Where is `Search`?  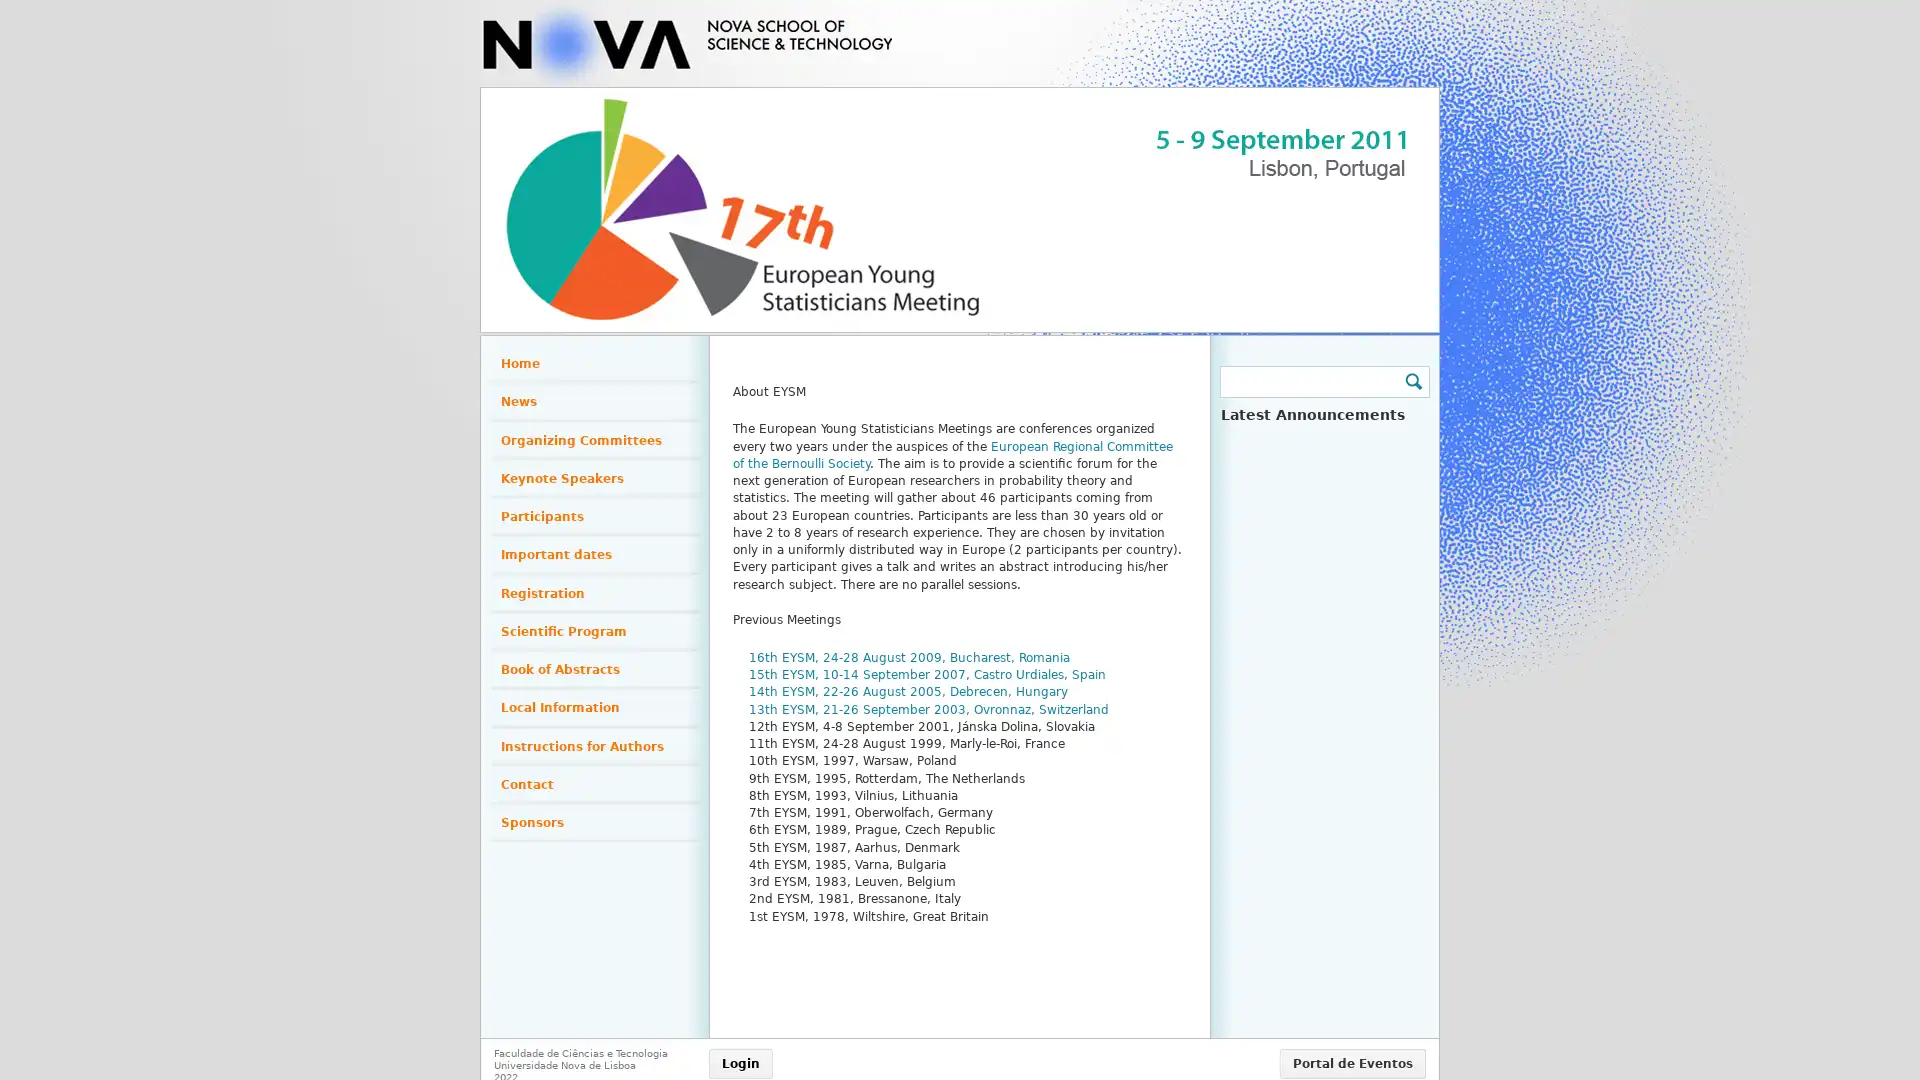
Search is located at coordinates (1411, 381).